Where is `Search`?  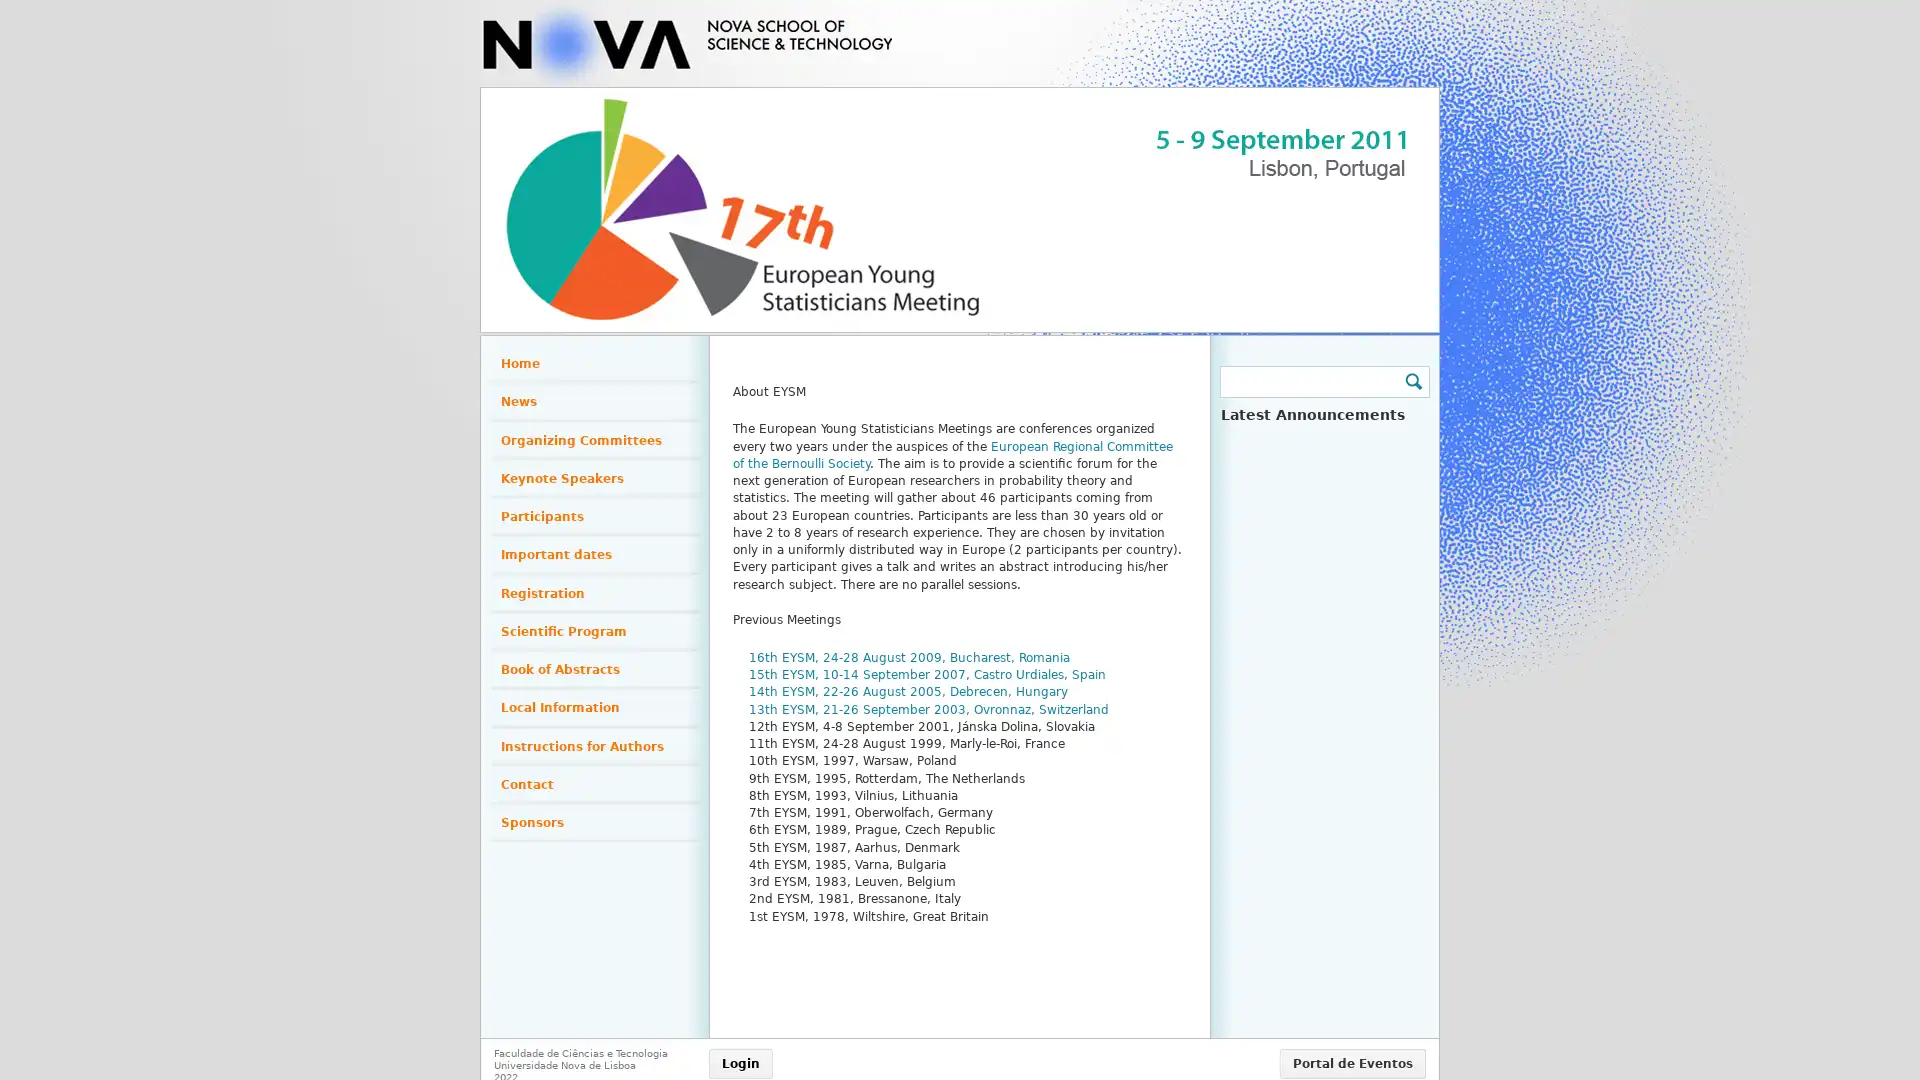
Search is located at coordinates (1411, 381).